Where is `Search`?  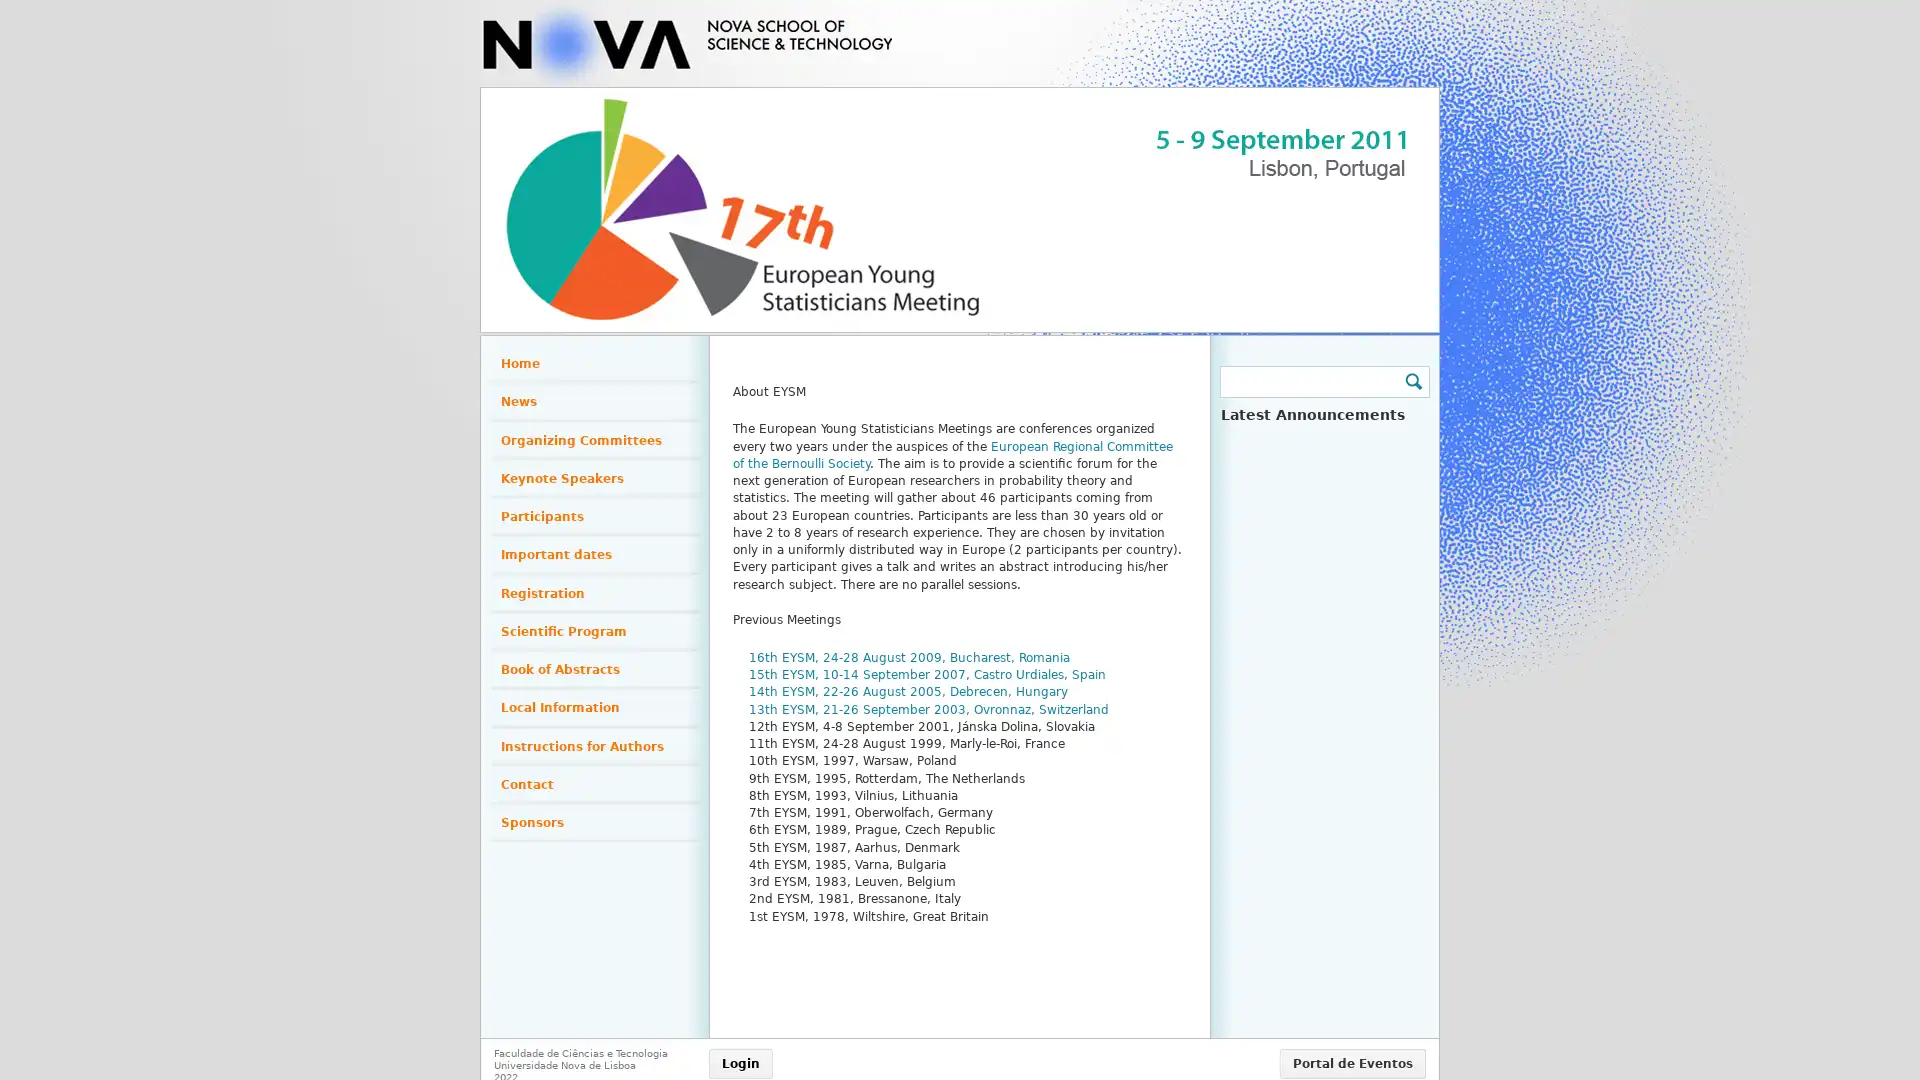
Search is located at coordinates (1411, 381).